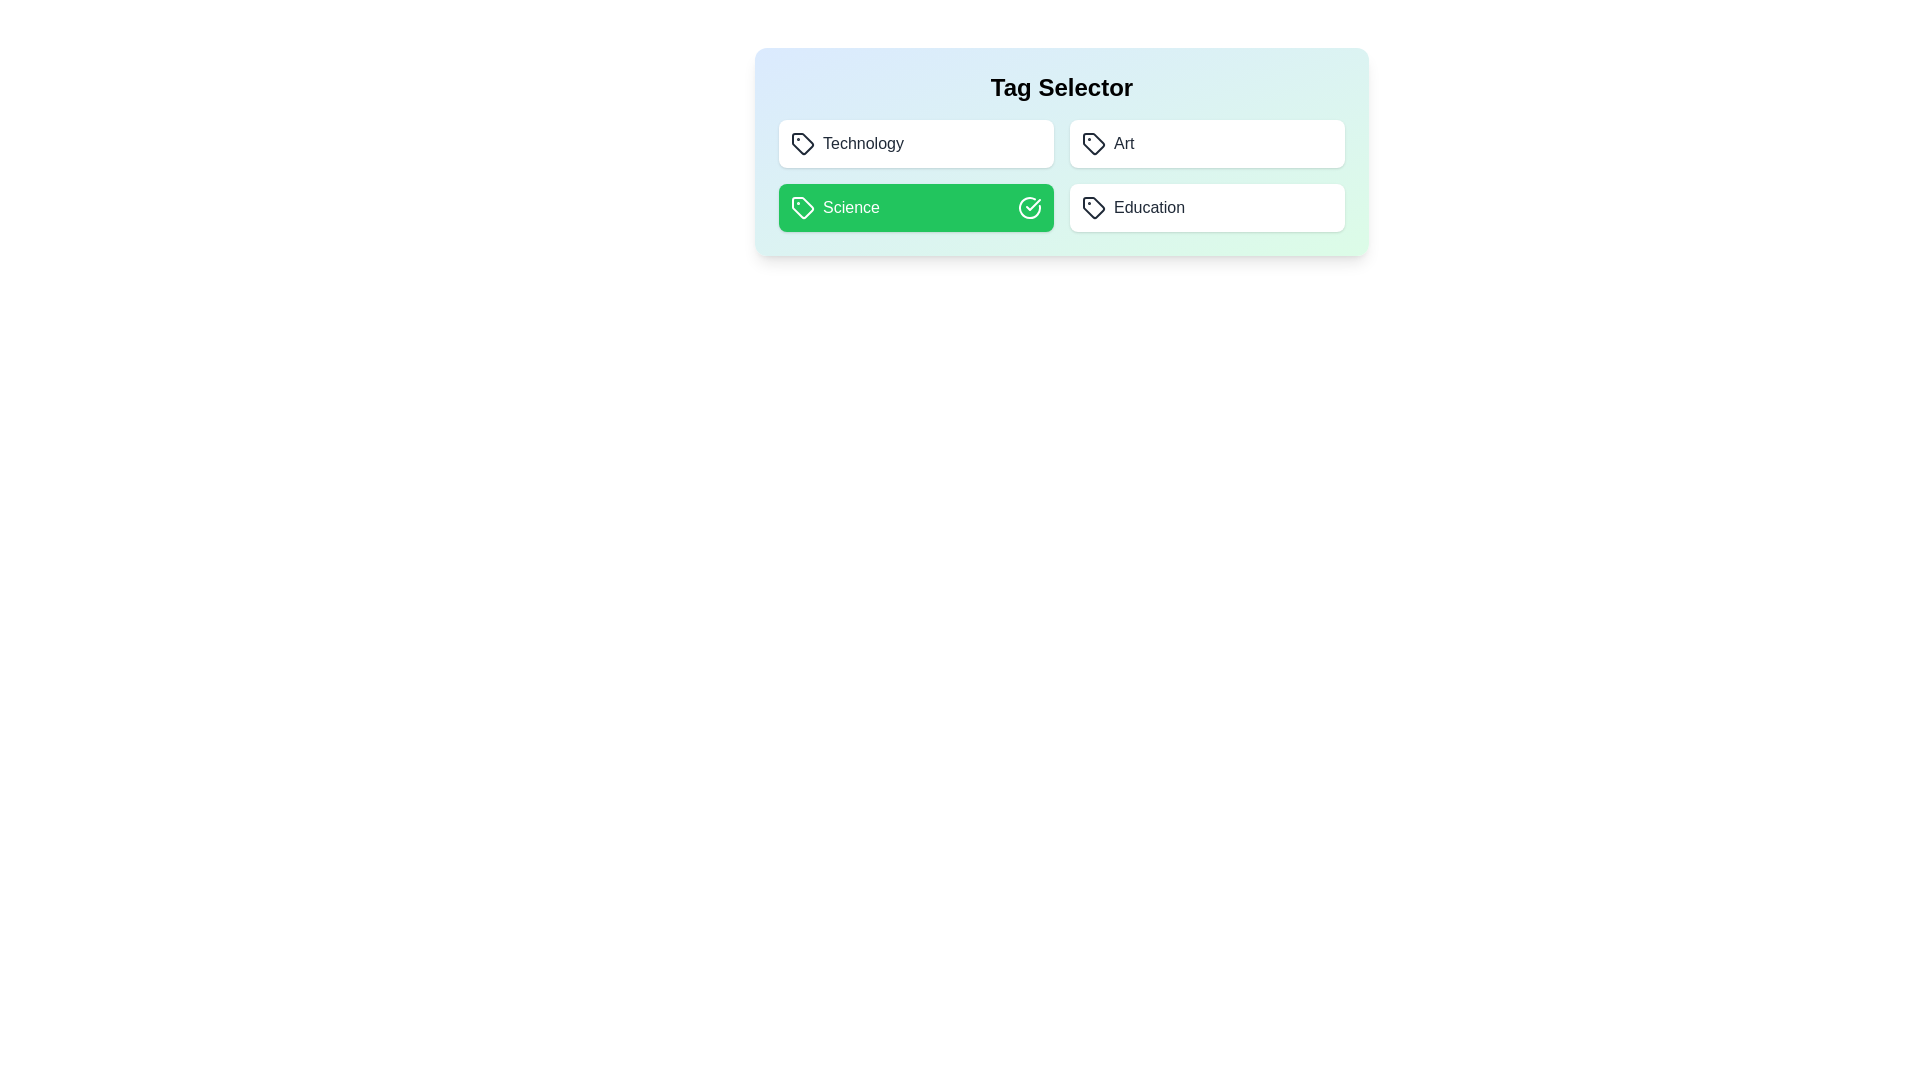 This screenshot has width=1920, height=1080. Describe the element at coordinates (915, 142) in the screenshot. I see `the tag Technology by clicking on it` at that location.